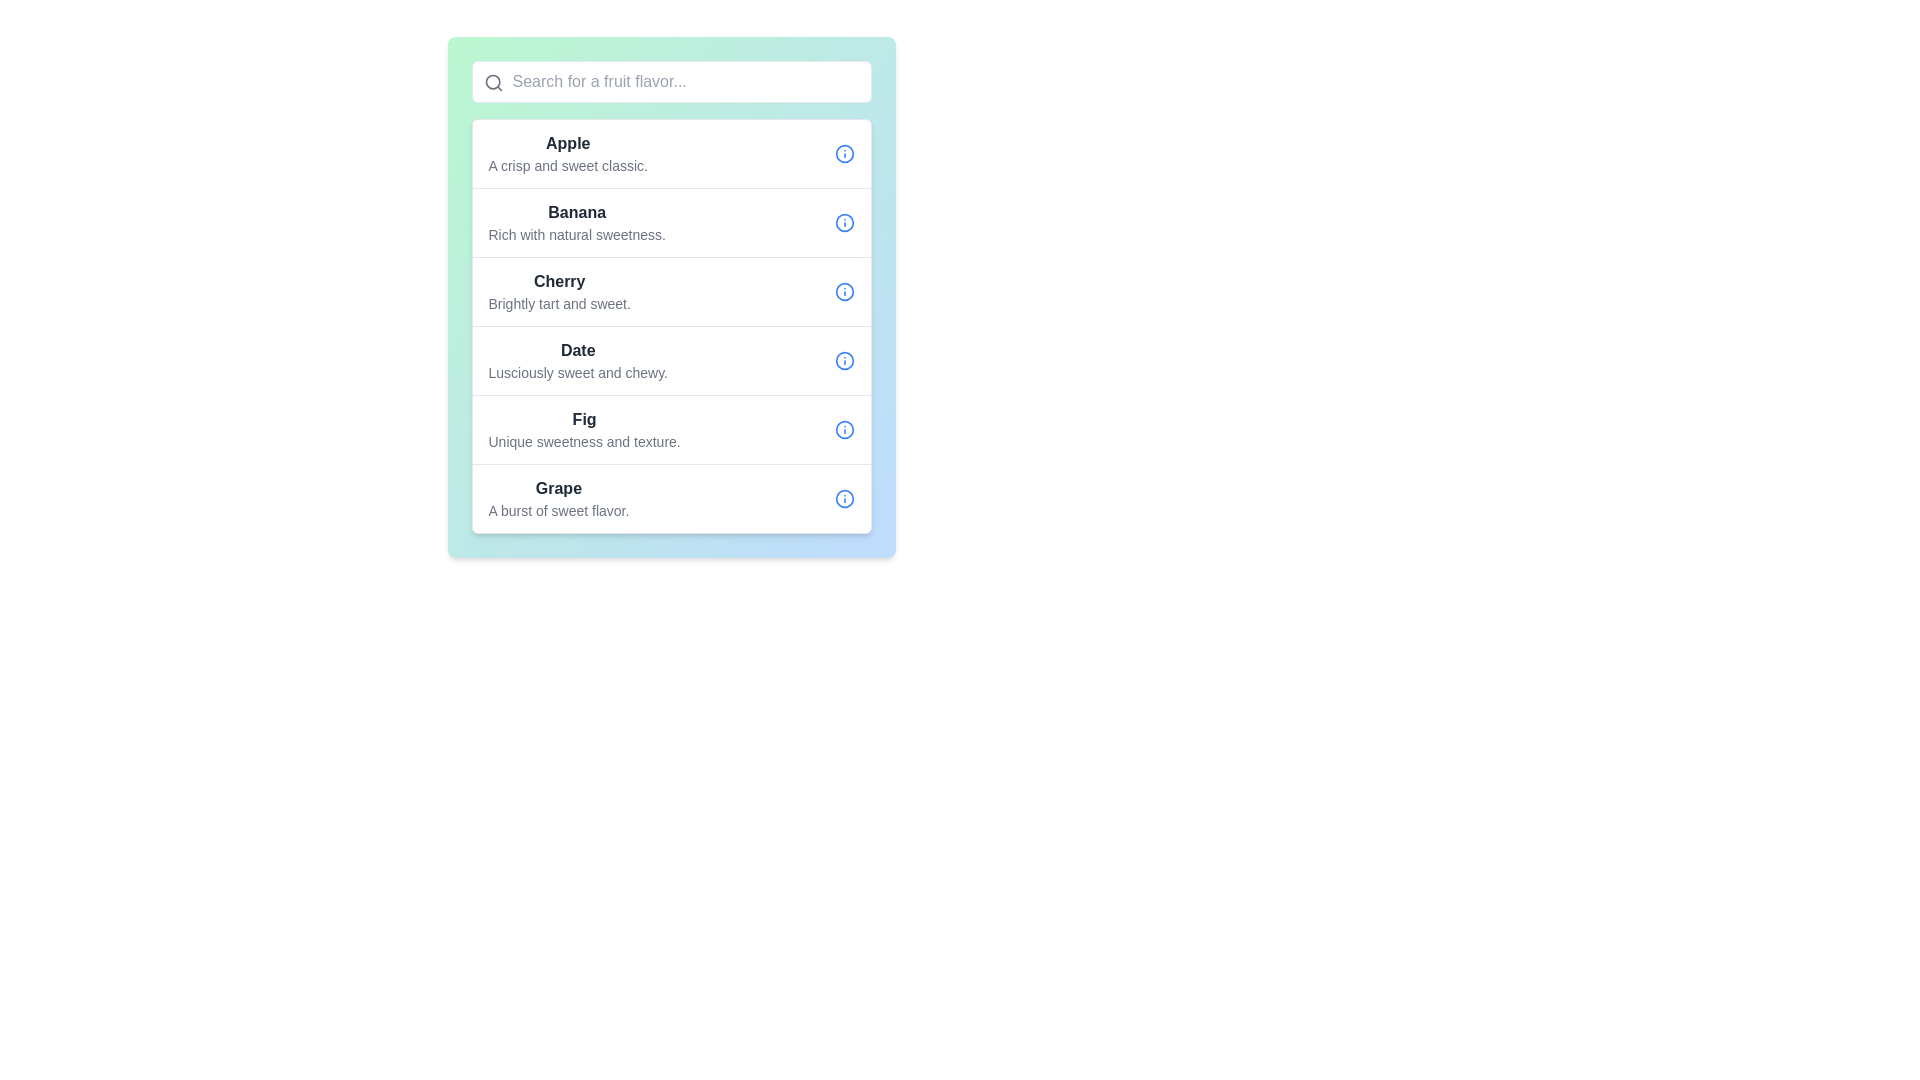  I want to click on the bold, dark-colored text label reading 'Cherry', so click(559, 281).